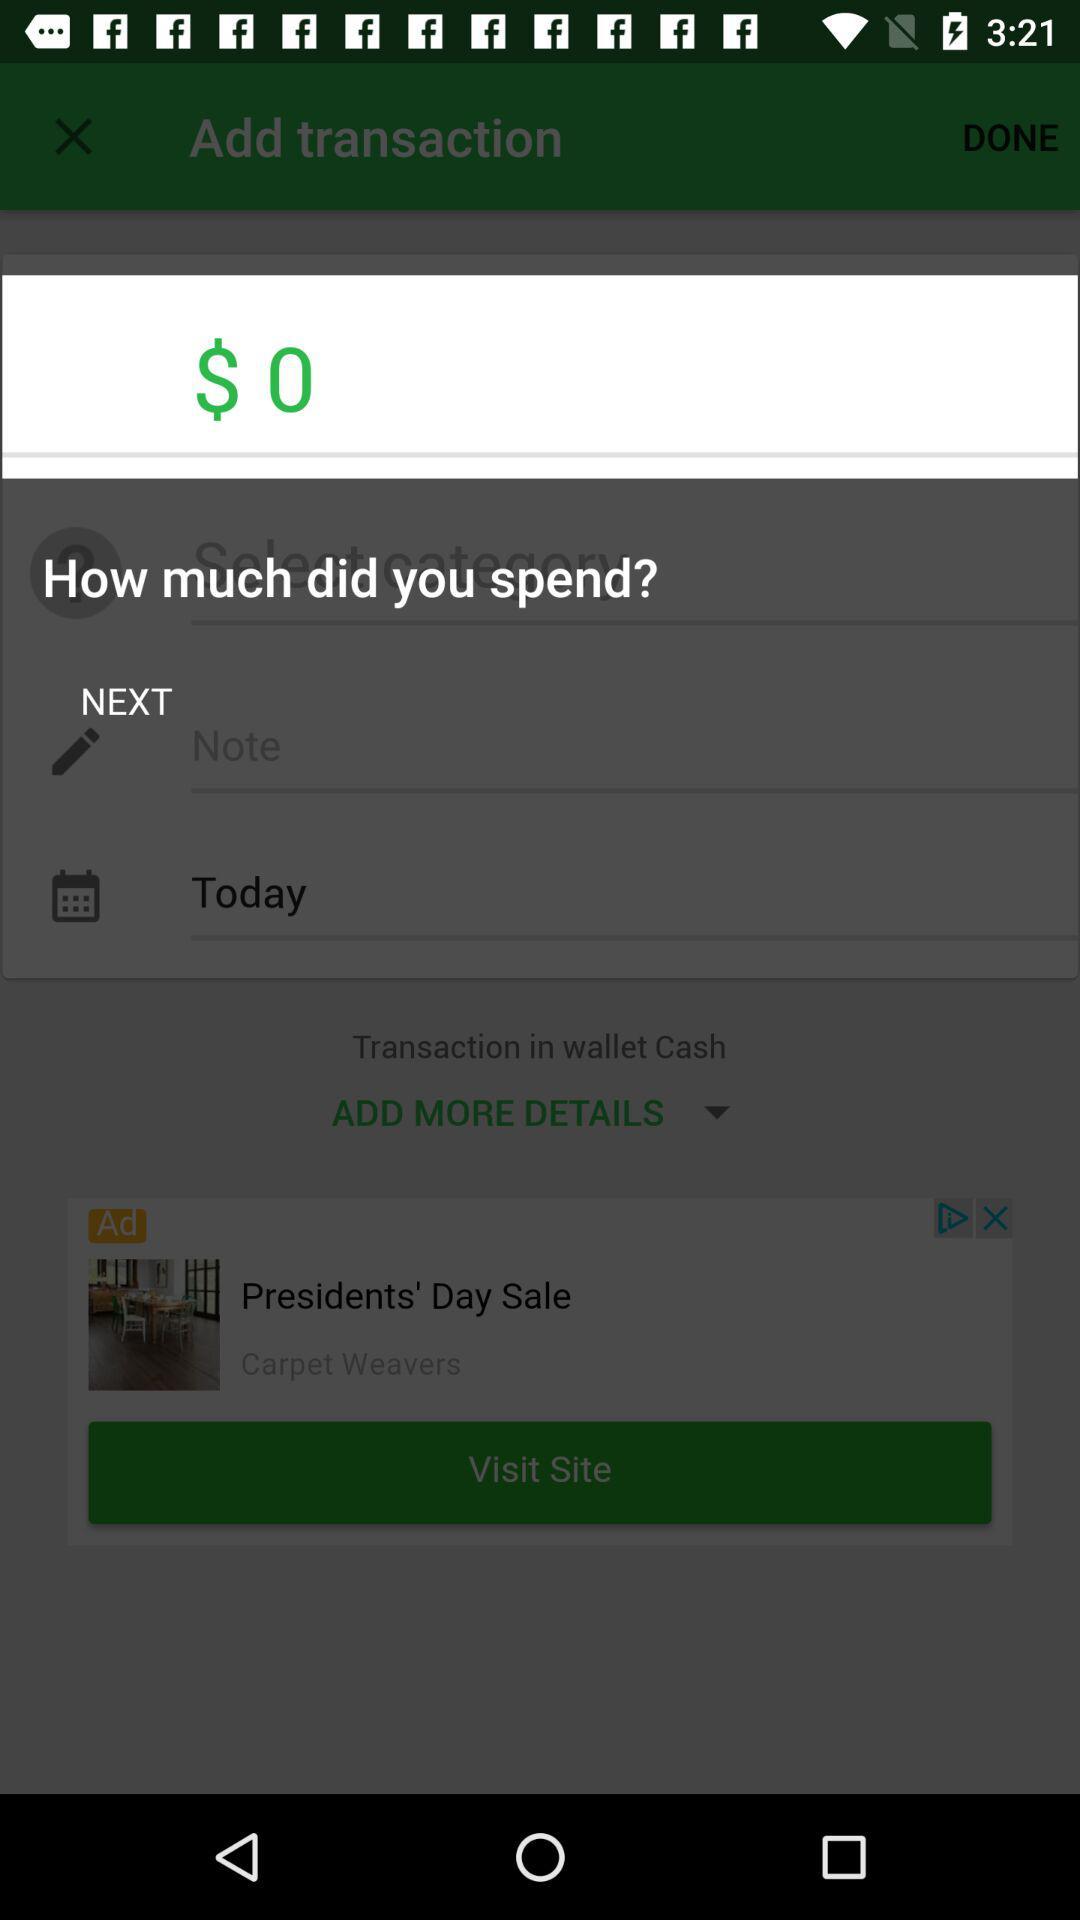 The height and width of the screenshot is (1920, 1080). Describe the element at coordinates (1010, 135) in the screenshot. I see `the item to the right of add transaction icon` at that location.